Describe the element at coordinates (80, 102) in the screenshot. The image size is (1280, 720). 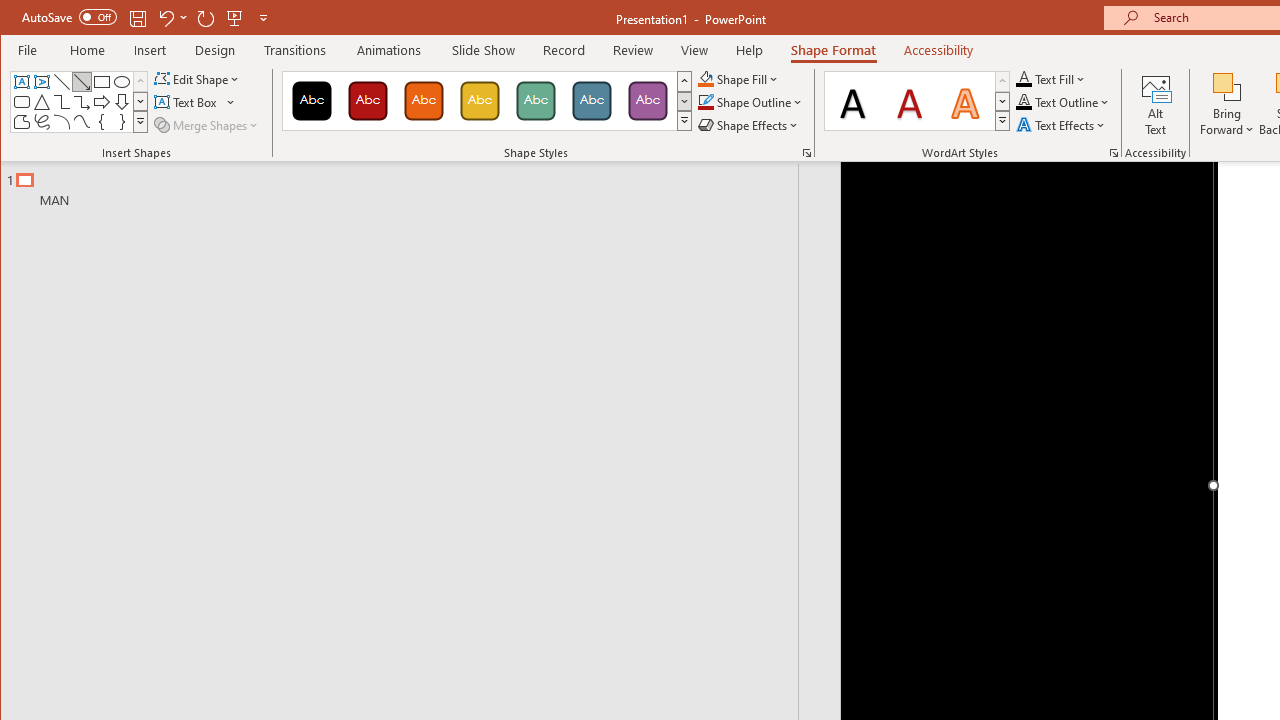
I see `'AutomationID: ShapesInsertGallery'` at that location.